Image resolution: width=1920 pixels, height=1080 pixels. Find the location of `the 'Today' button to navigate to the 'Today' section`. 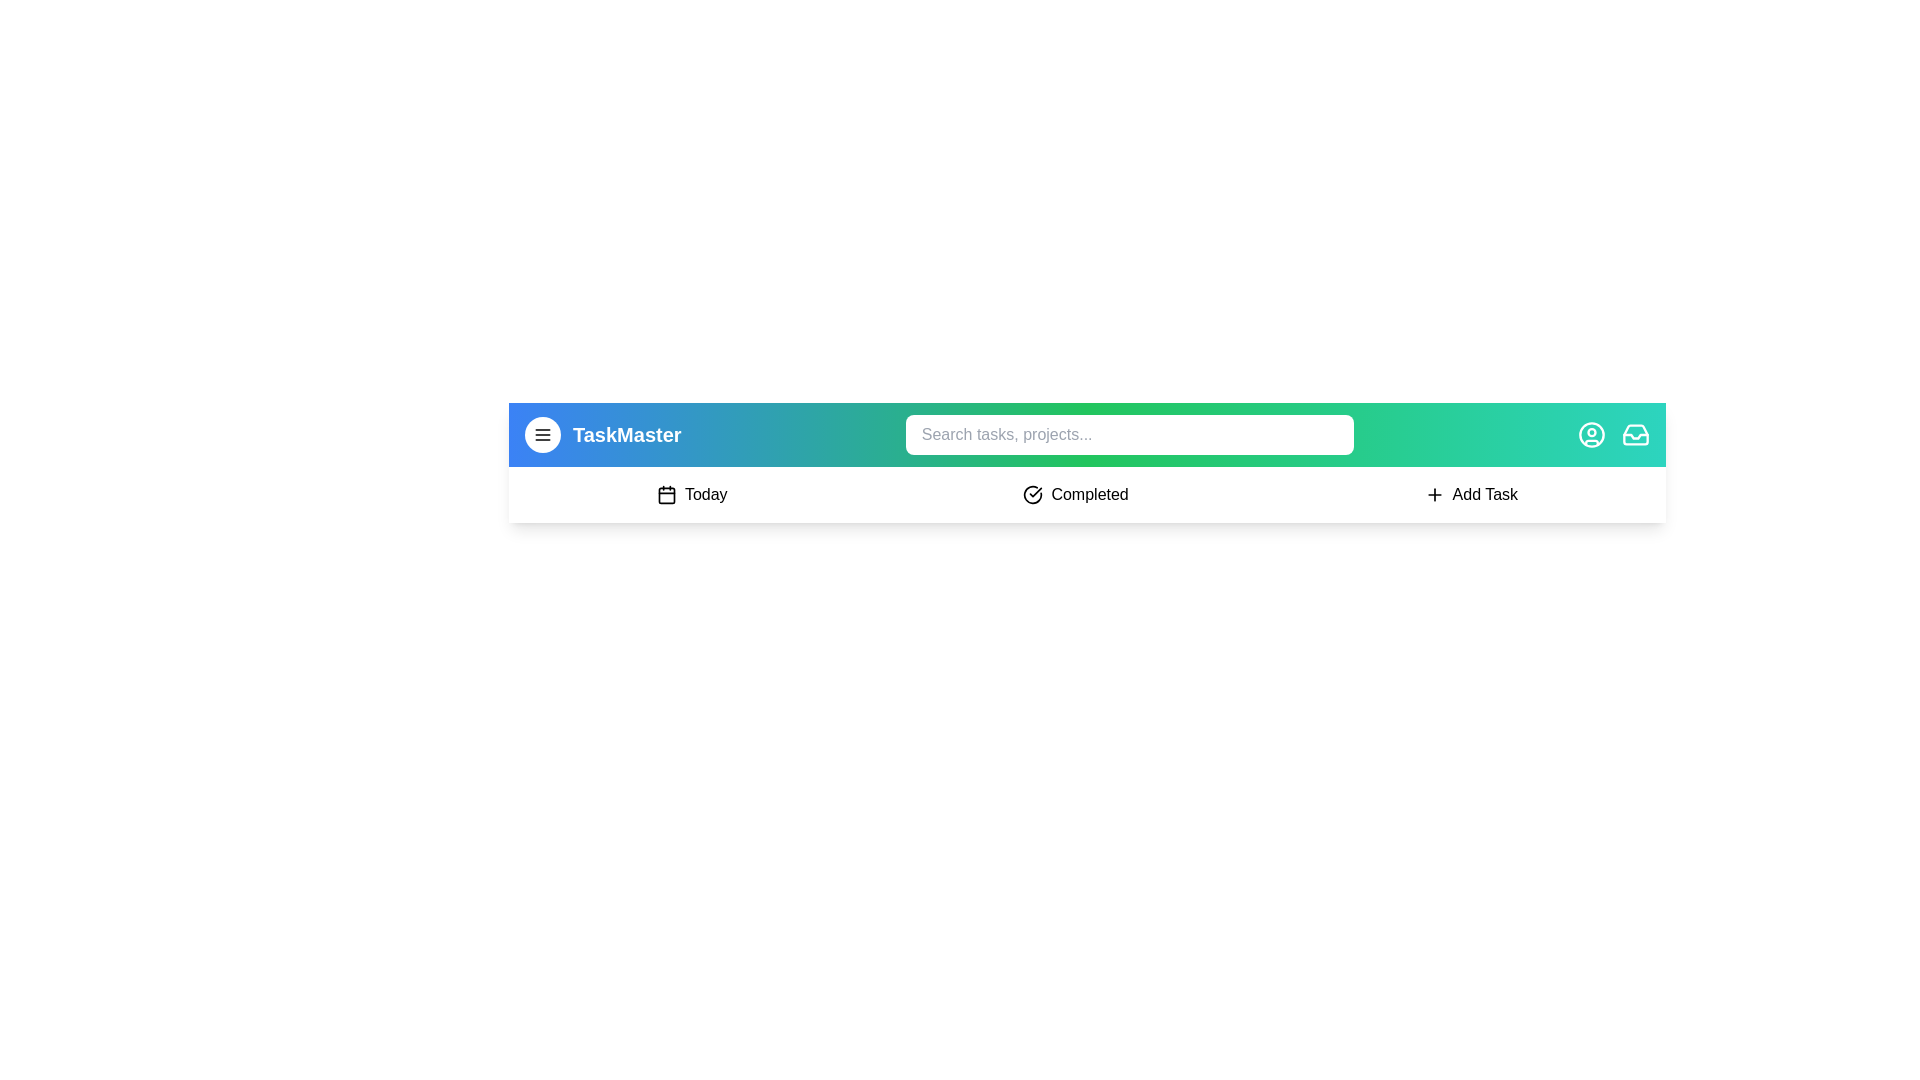

the 'Today' button to navigate to the 'Today' section is located at coordinates (691, 494).